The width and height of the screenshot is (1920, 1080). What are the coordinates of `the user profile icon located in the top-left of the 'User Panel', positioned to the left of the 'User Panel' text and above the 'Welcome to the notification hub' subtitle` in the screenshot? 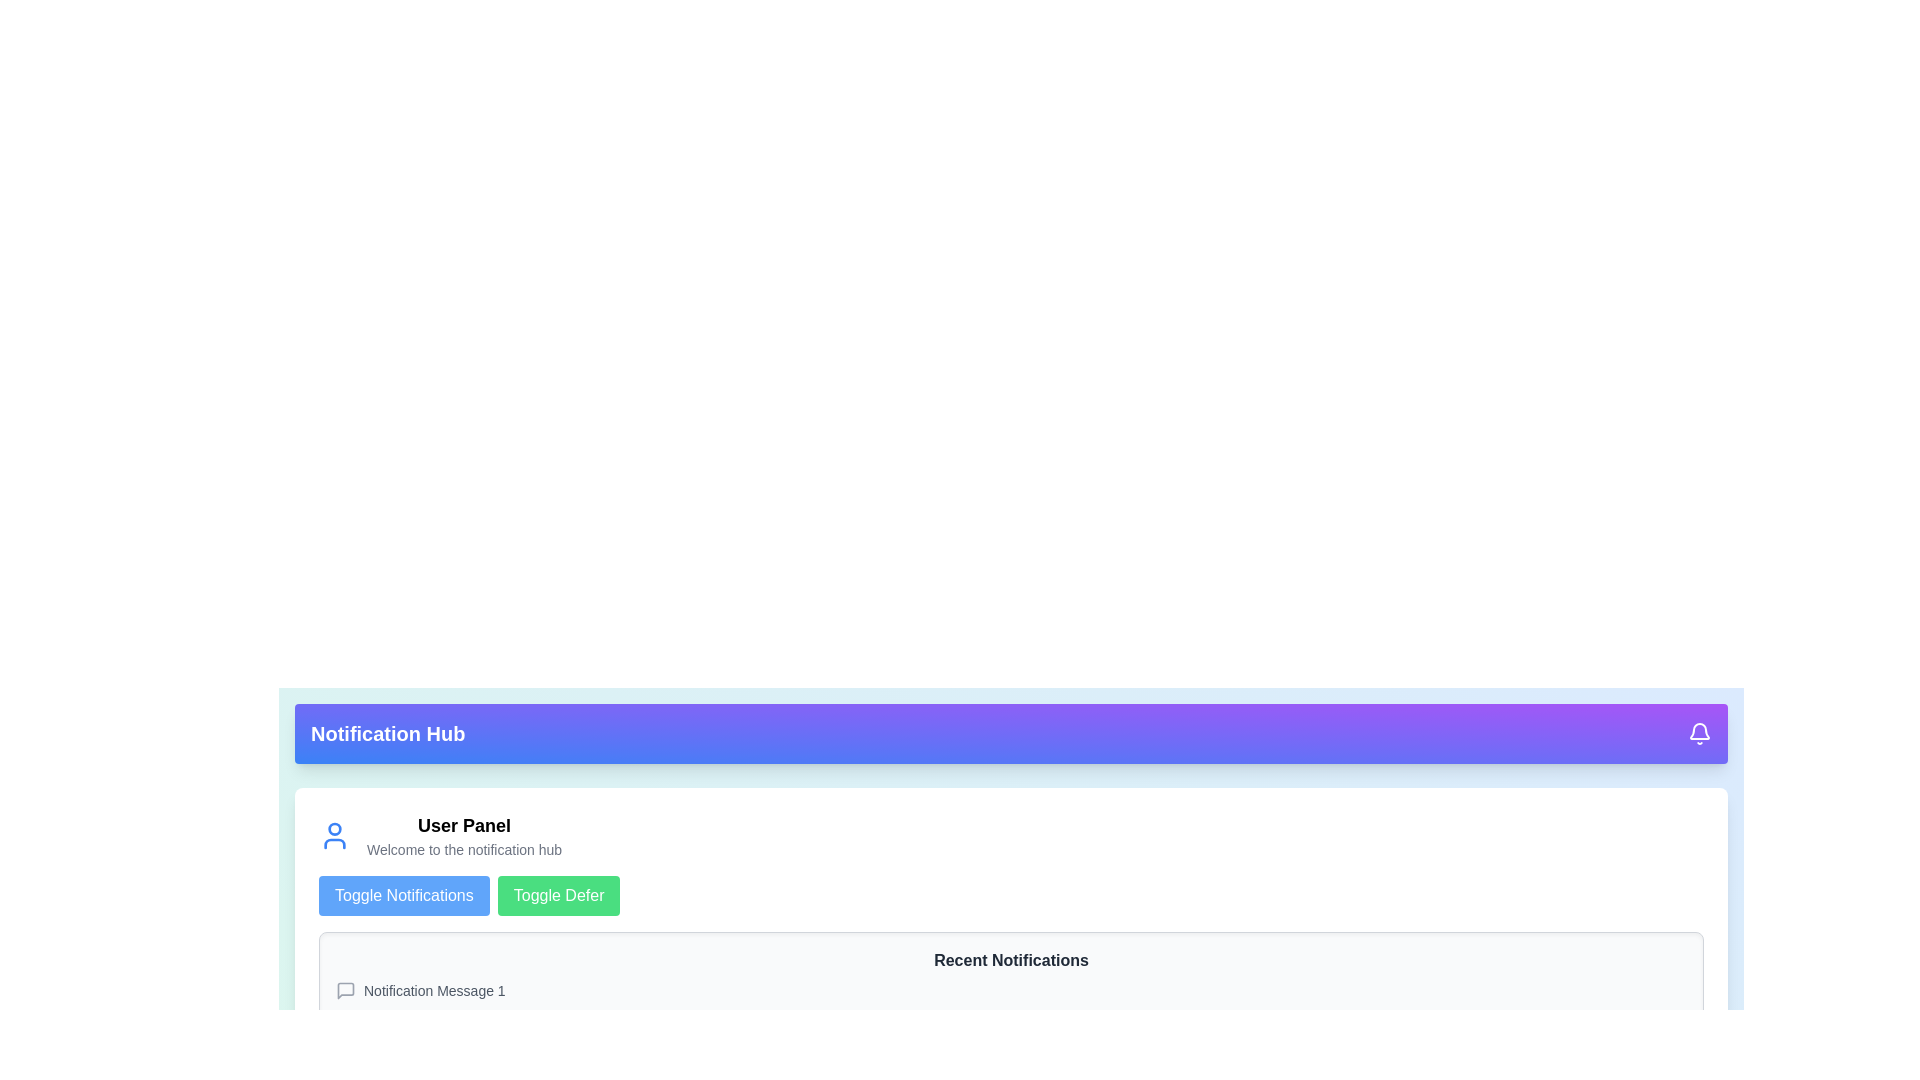 It's located at (335, 836).